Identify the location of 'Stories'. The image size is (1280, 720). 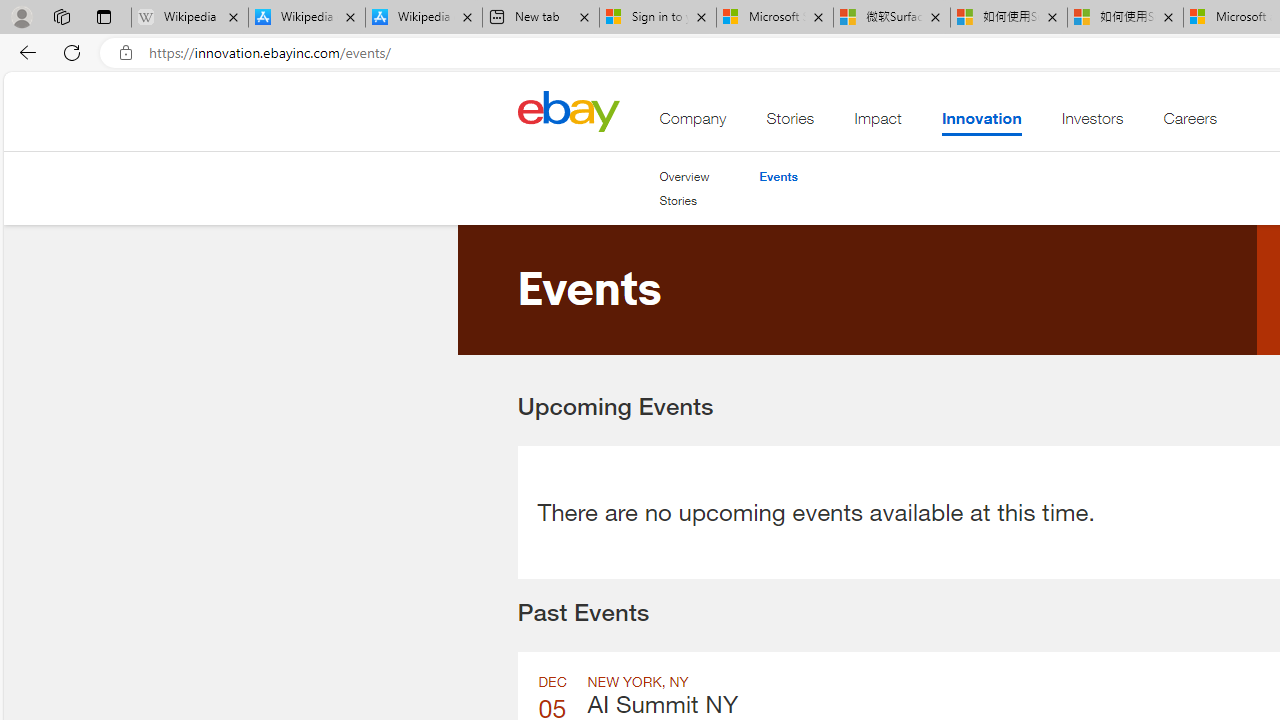
(684, 201).